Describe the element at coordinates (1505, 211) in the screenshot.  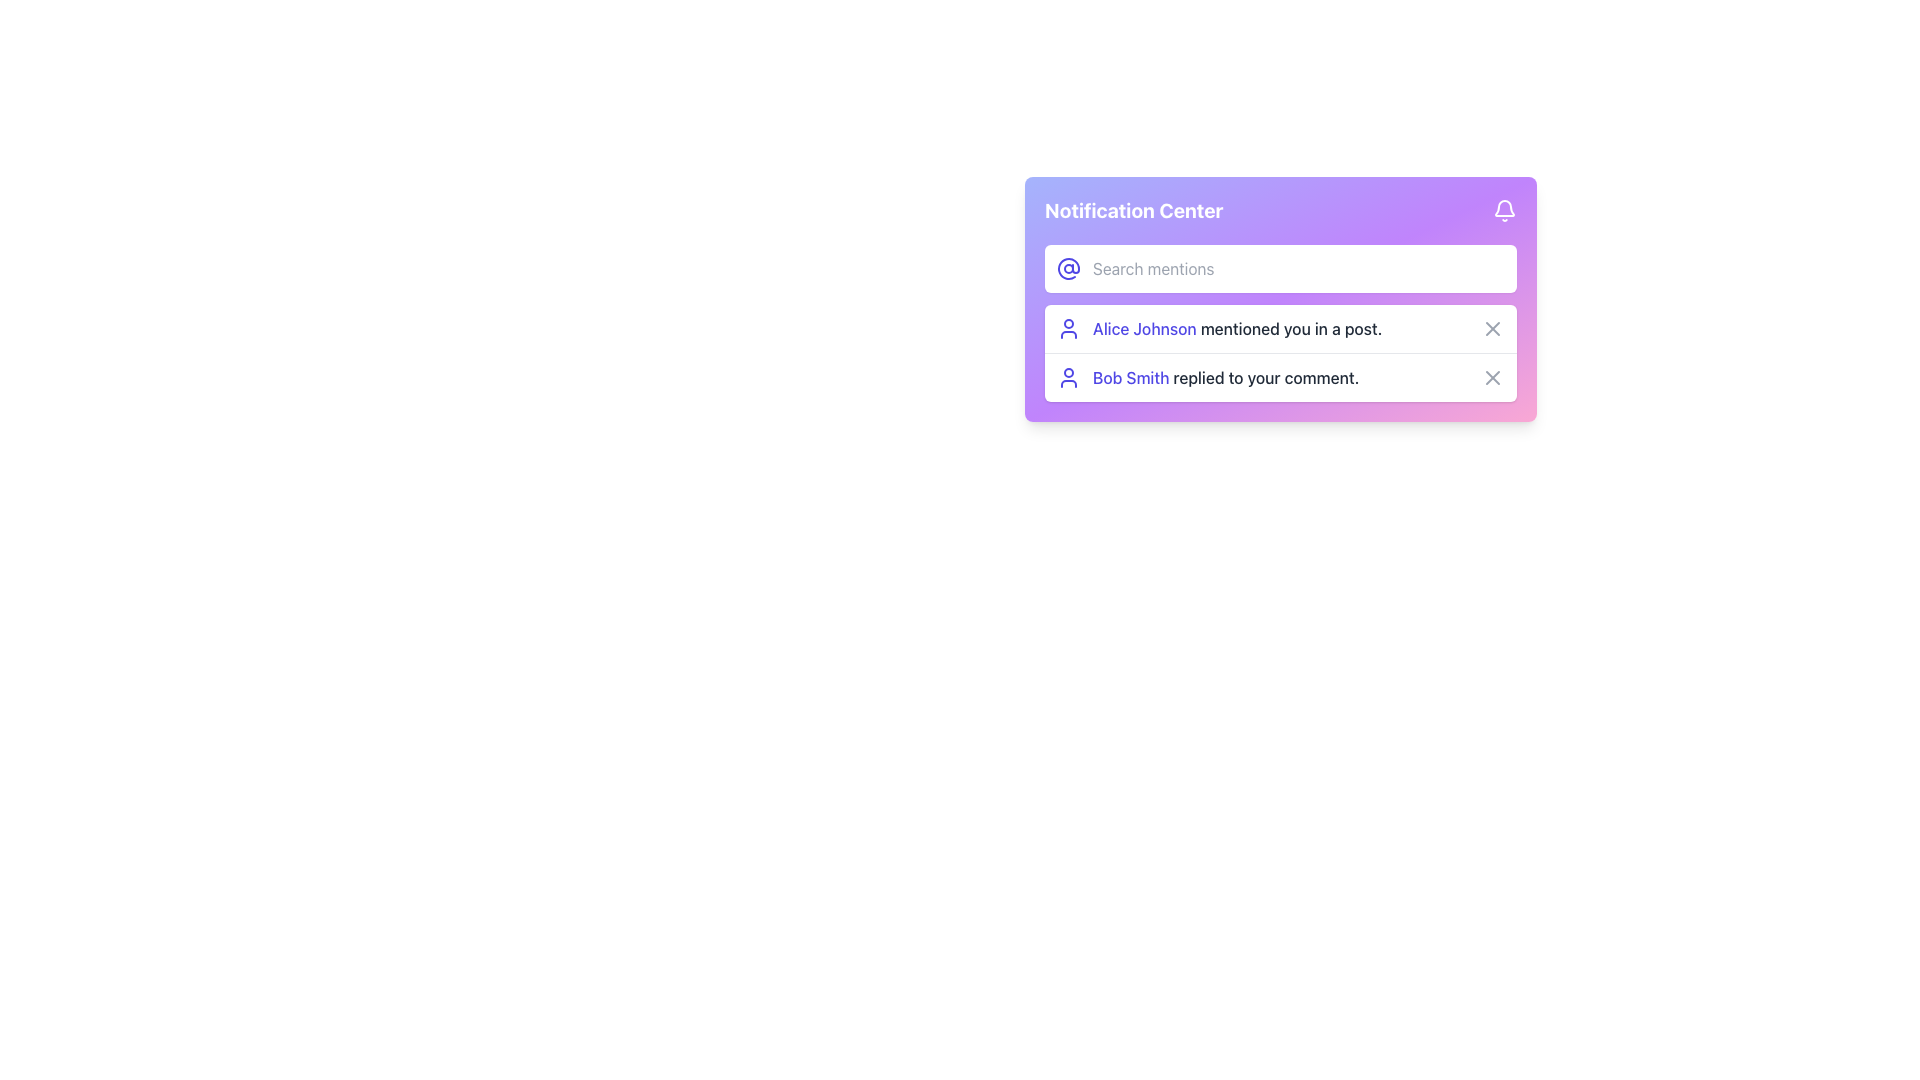
I see `the notification bell icon located in the top-right corner of the 'Notification Center' section, which is styled in a rounded and minimalist design with a white color on a purple background` at that location.